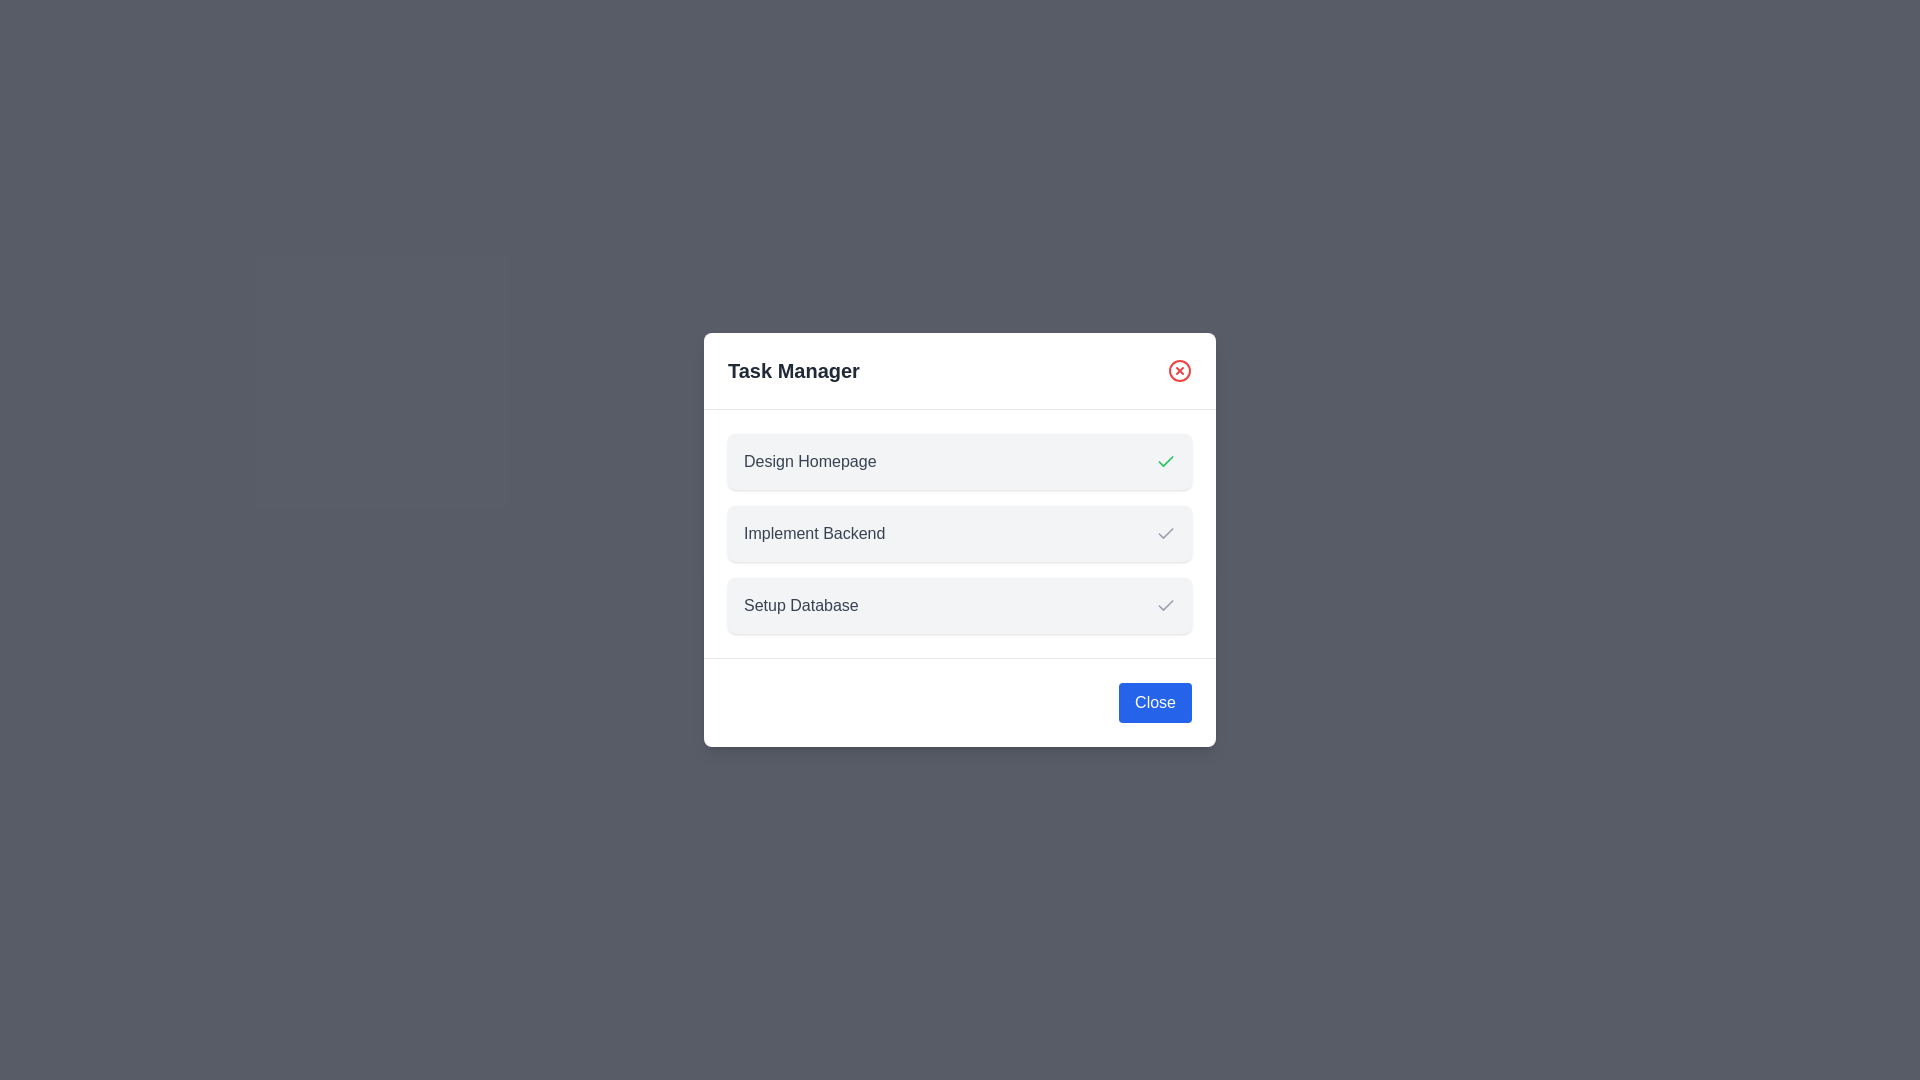 The image size is (1920, 1080). I want to click on the 'Close' button at the bottom of the dialog, so click(1155, 701).